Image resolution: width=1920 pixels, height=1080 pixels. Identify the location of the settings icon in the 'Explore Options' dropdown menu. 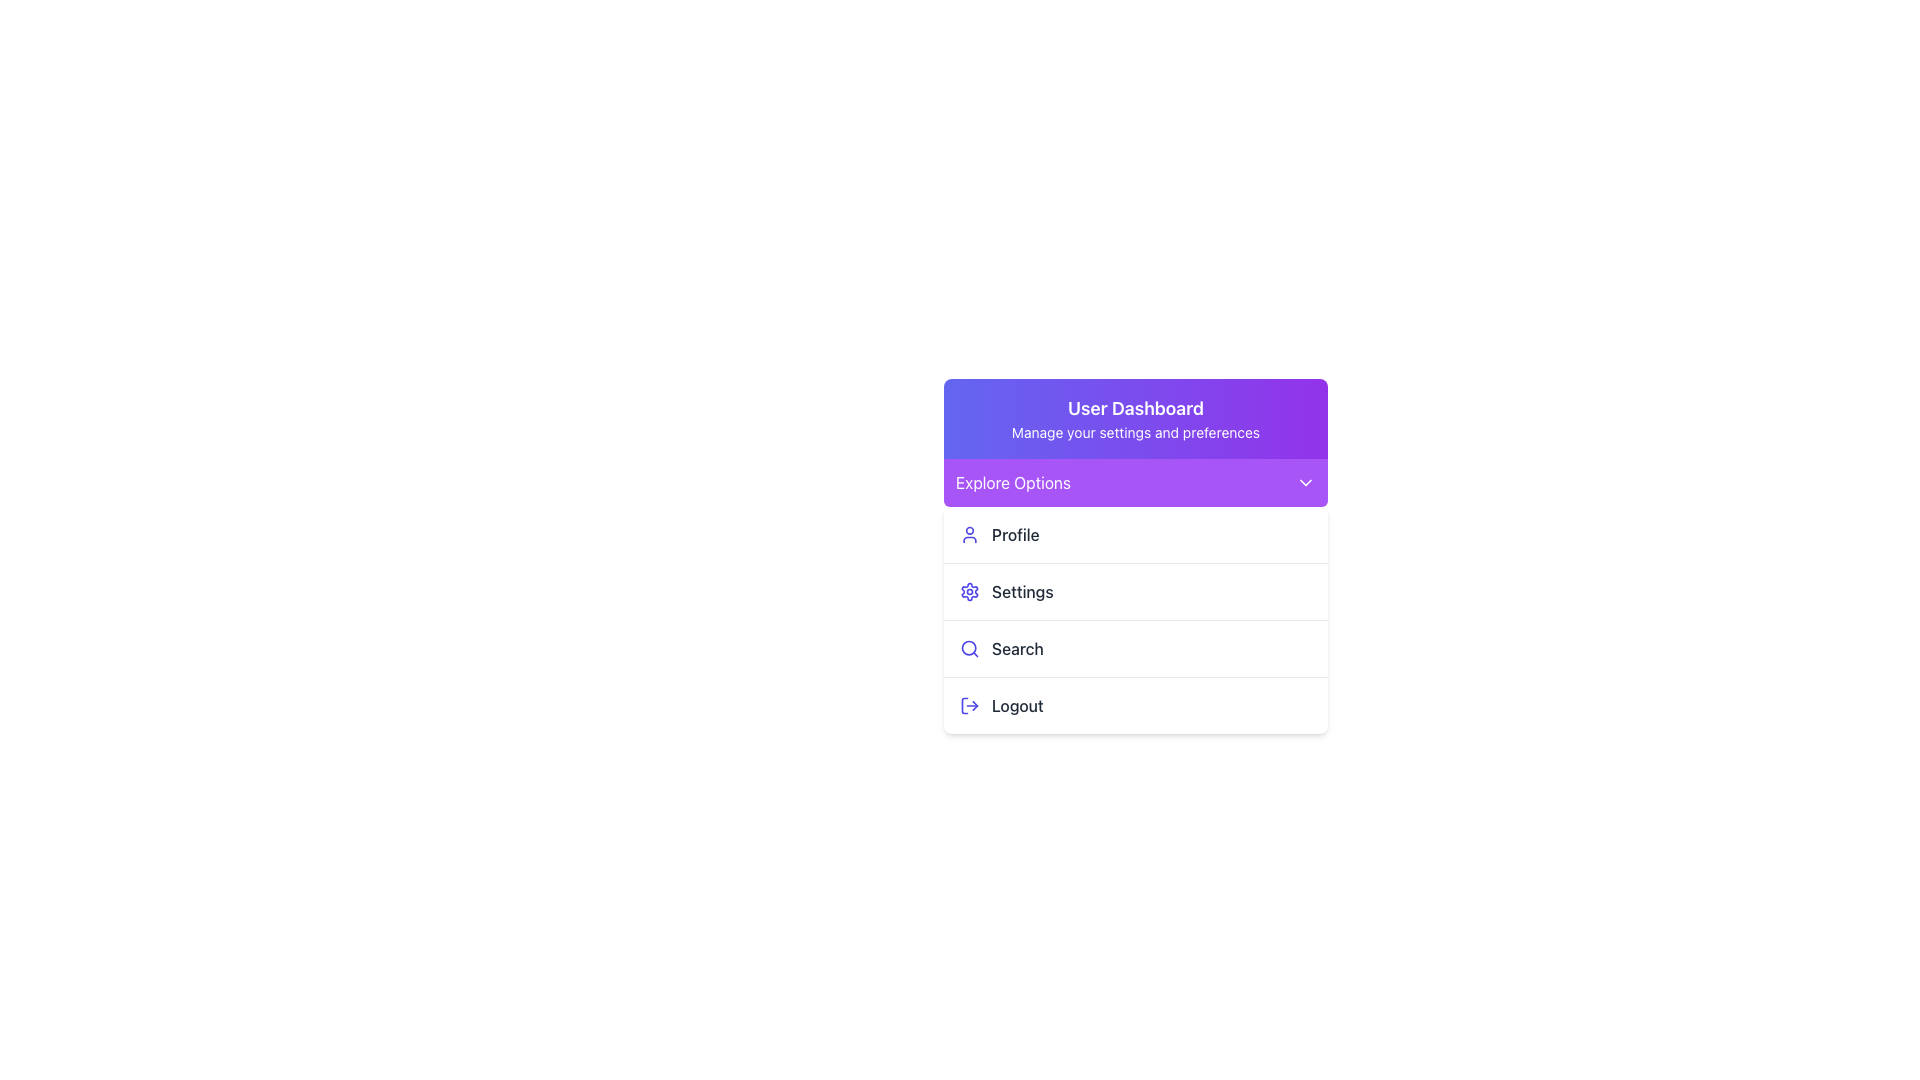
(969, 590).